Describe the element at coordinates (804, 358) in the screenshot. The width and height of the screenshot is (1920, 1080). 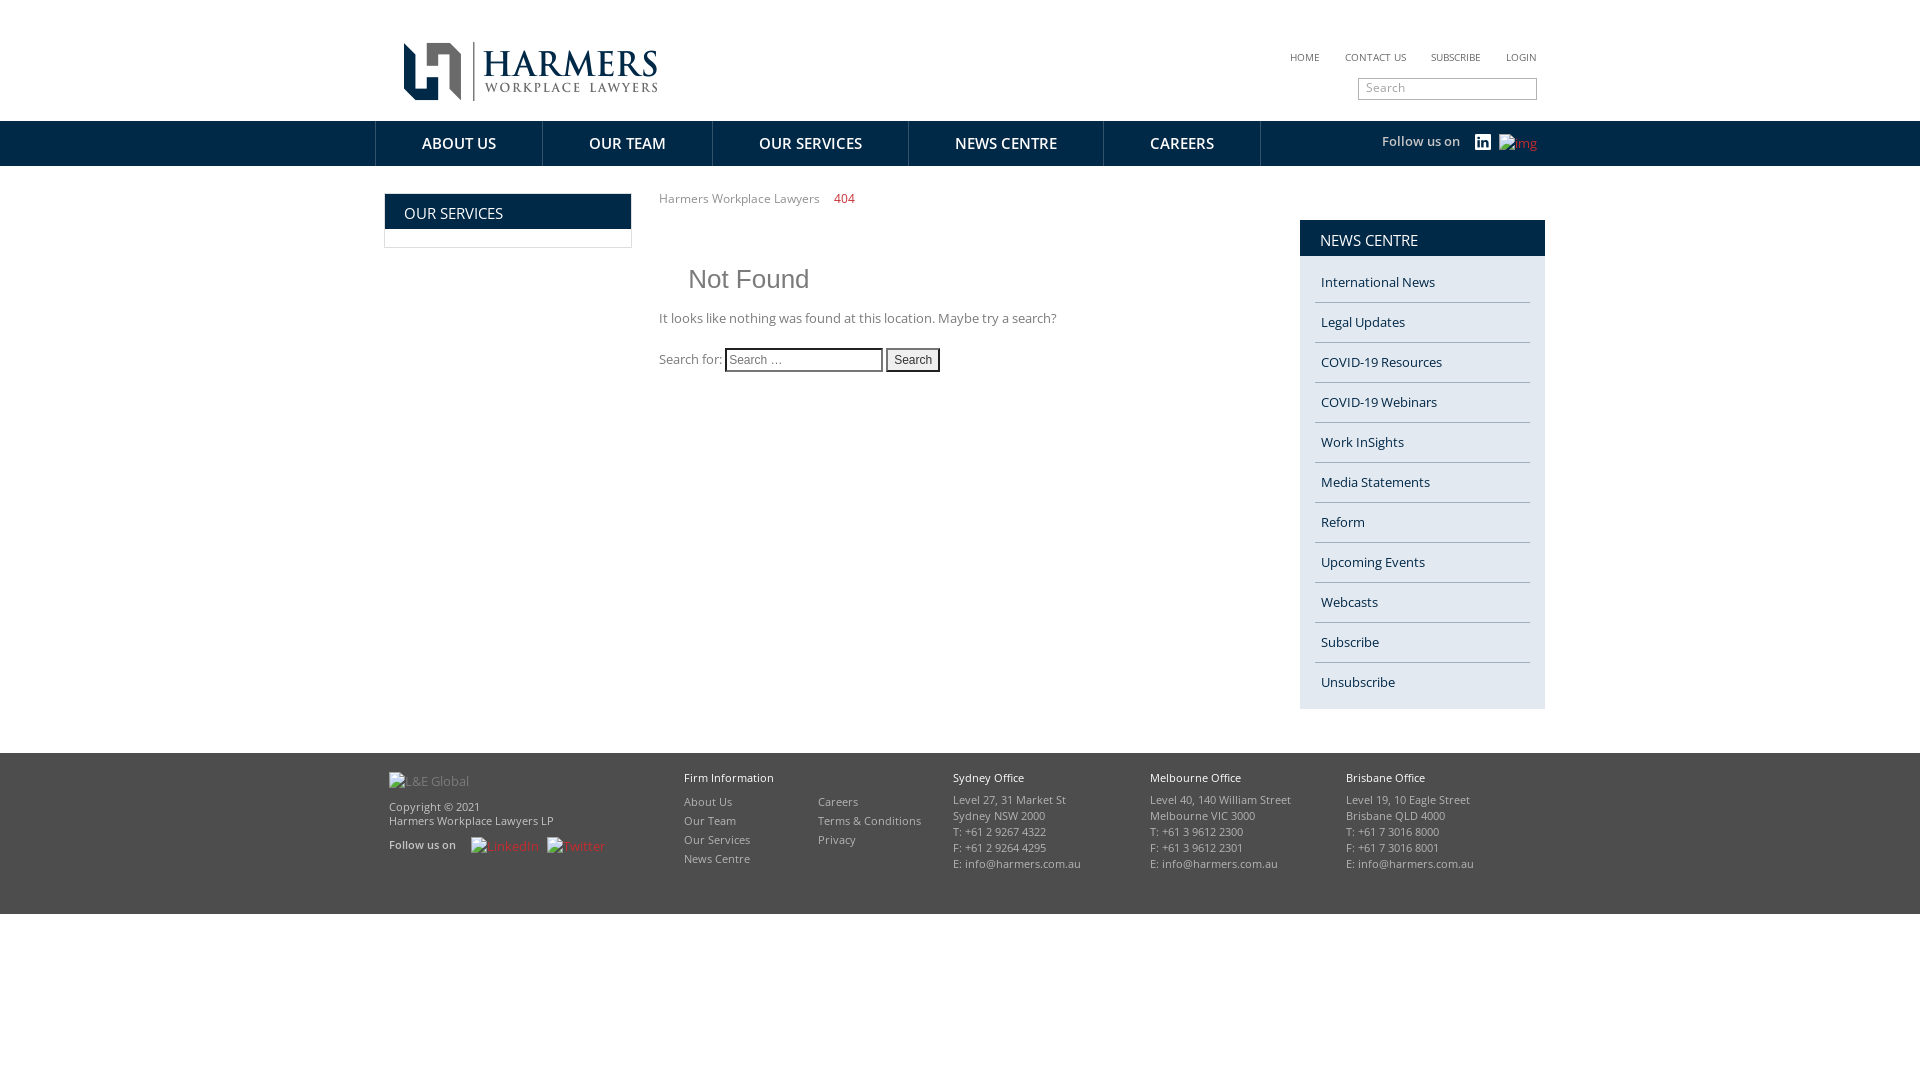
I see `'Search for:'` at that location.